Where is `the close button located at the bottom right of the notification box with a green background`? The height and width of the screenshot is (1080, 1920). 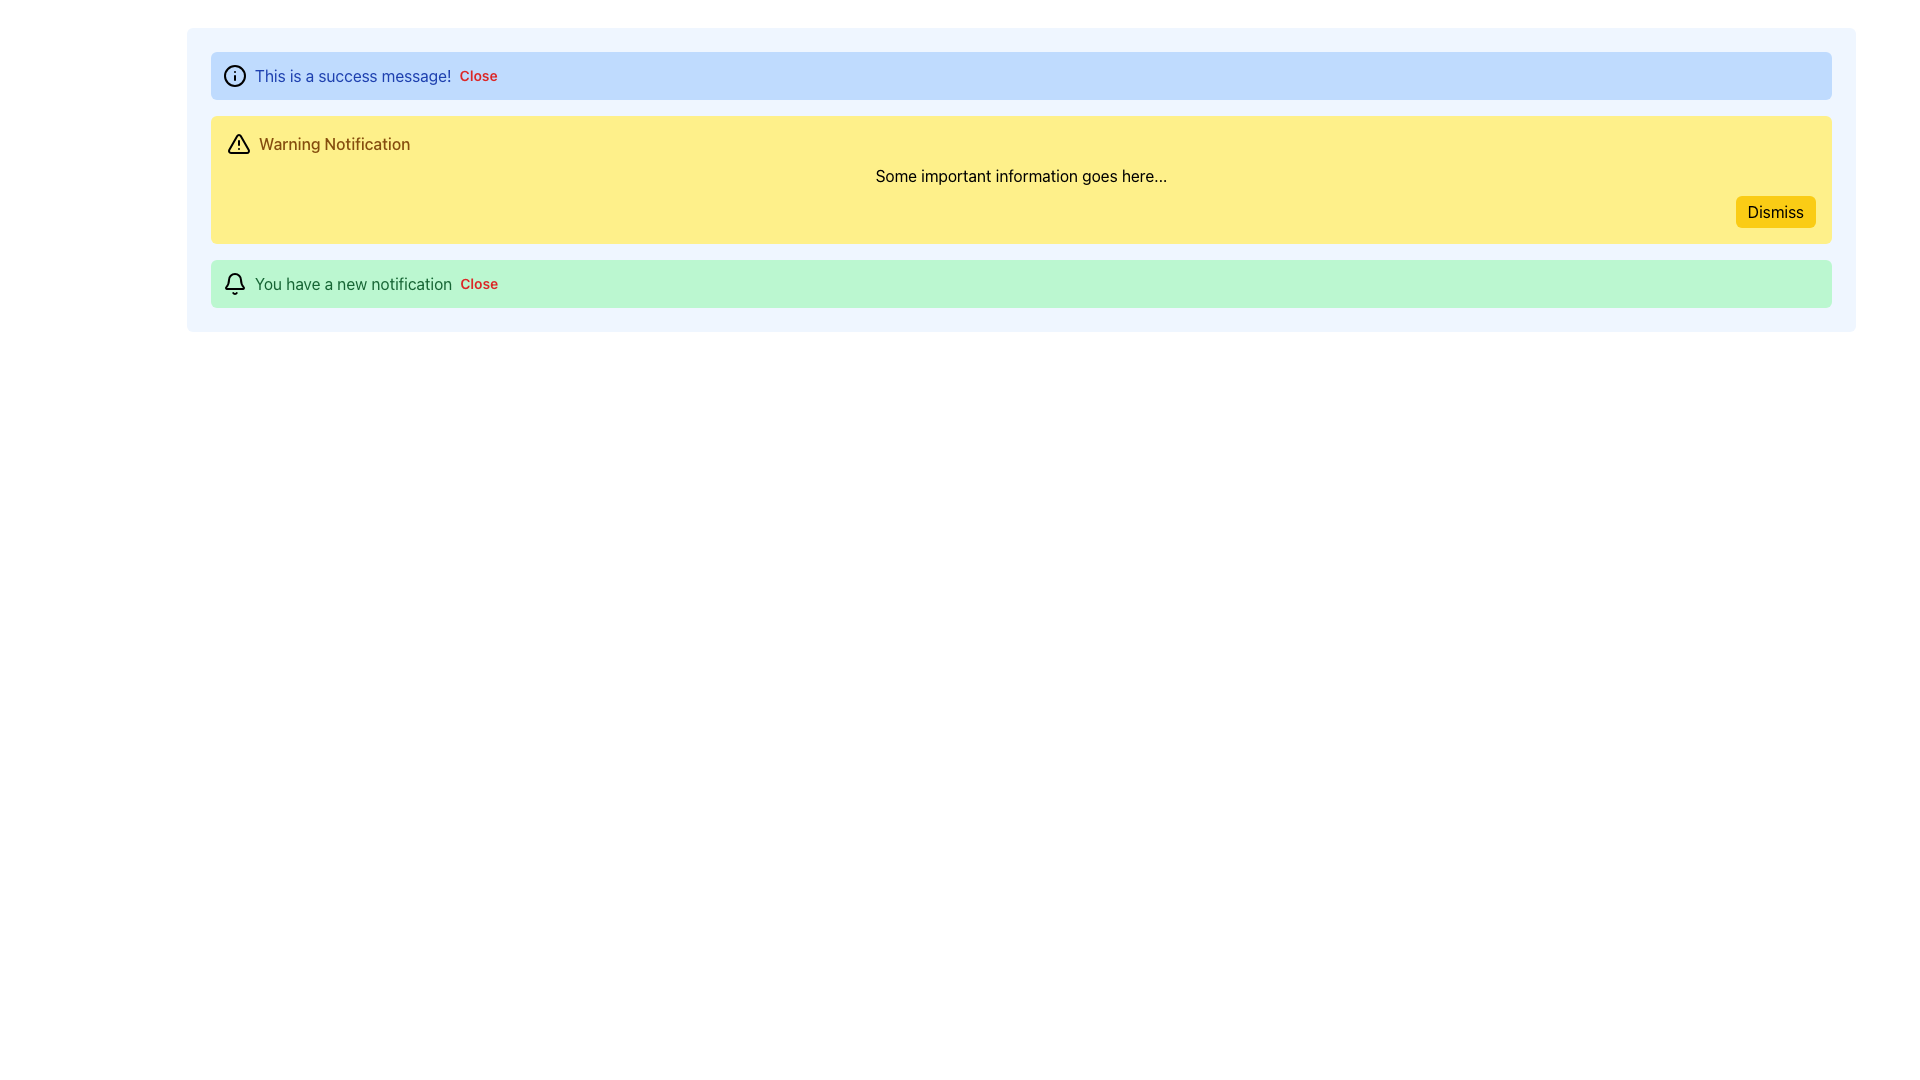 the close button located at the bottom right of the notification box with a green background is located at coordinates (478, 284).